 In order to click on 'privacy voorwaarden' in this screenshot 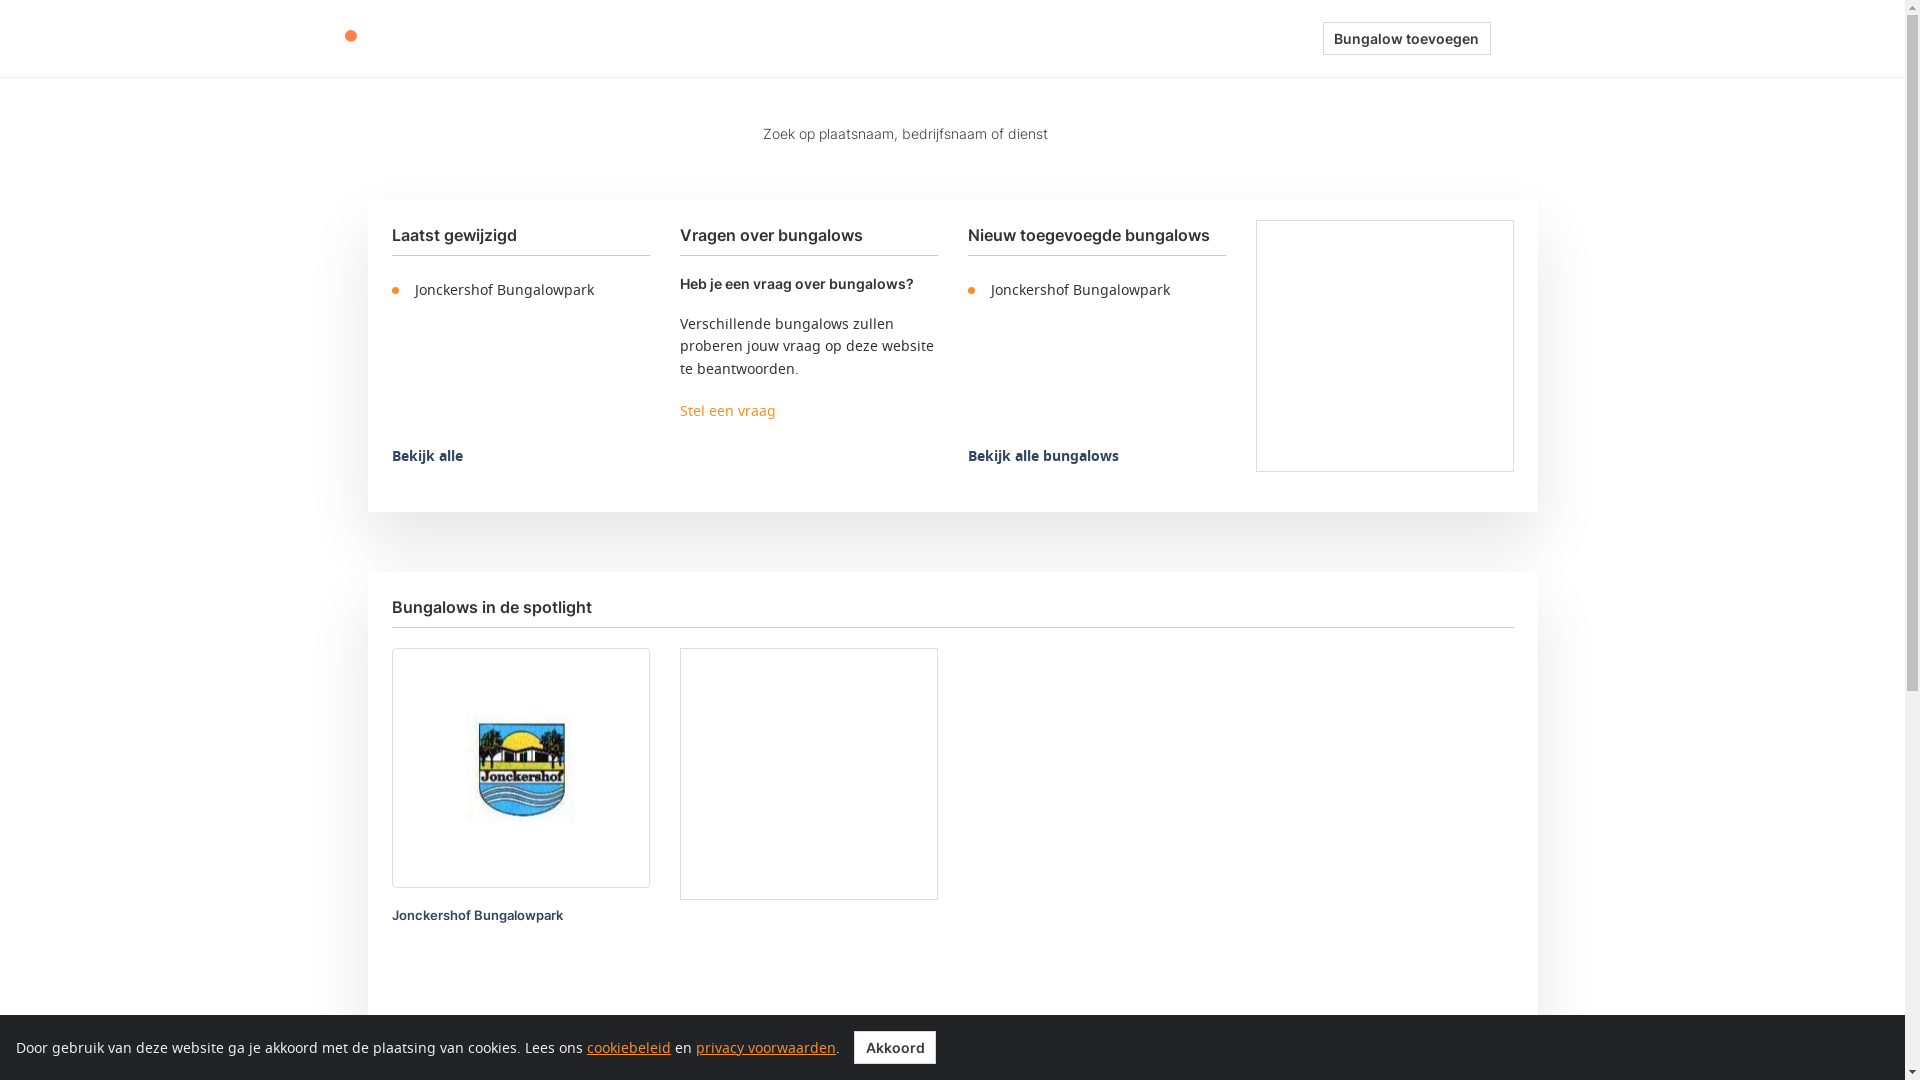, I will do `click(765, 1046)`.